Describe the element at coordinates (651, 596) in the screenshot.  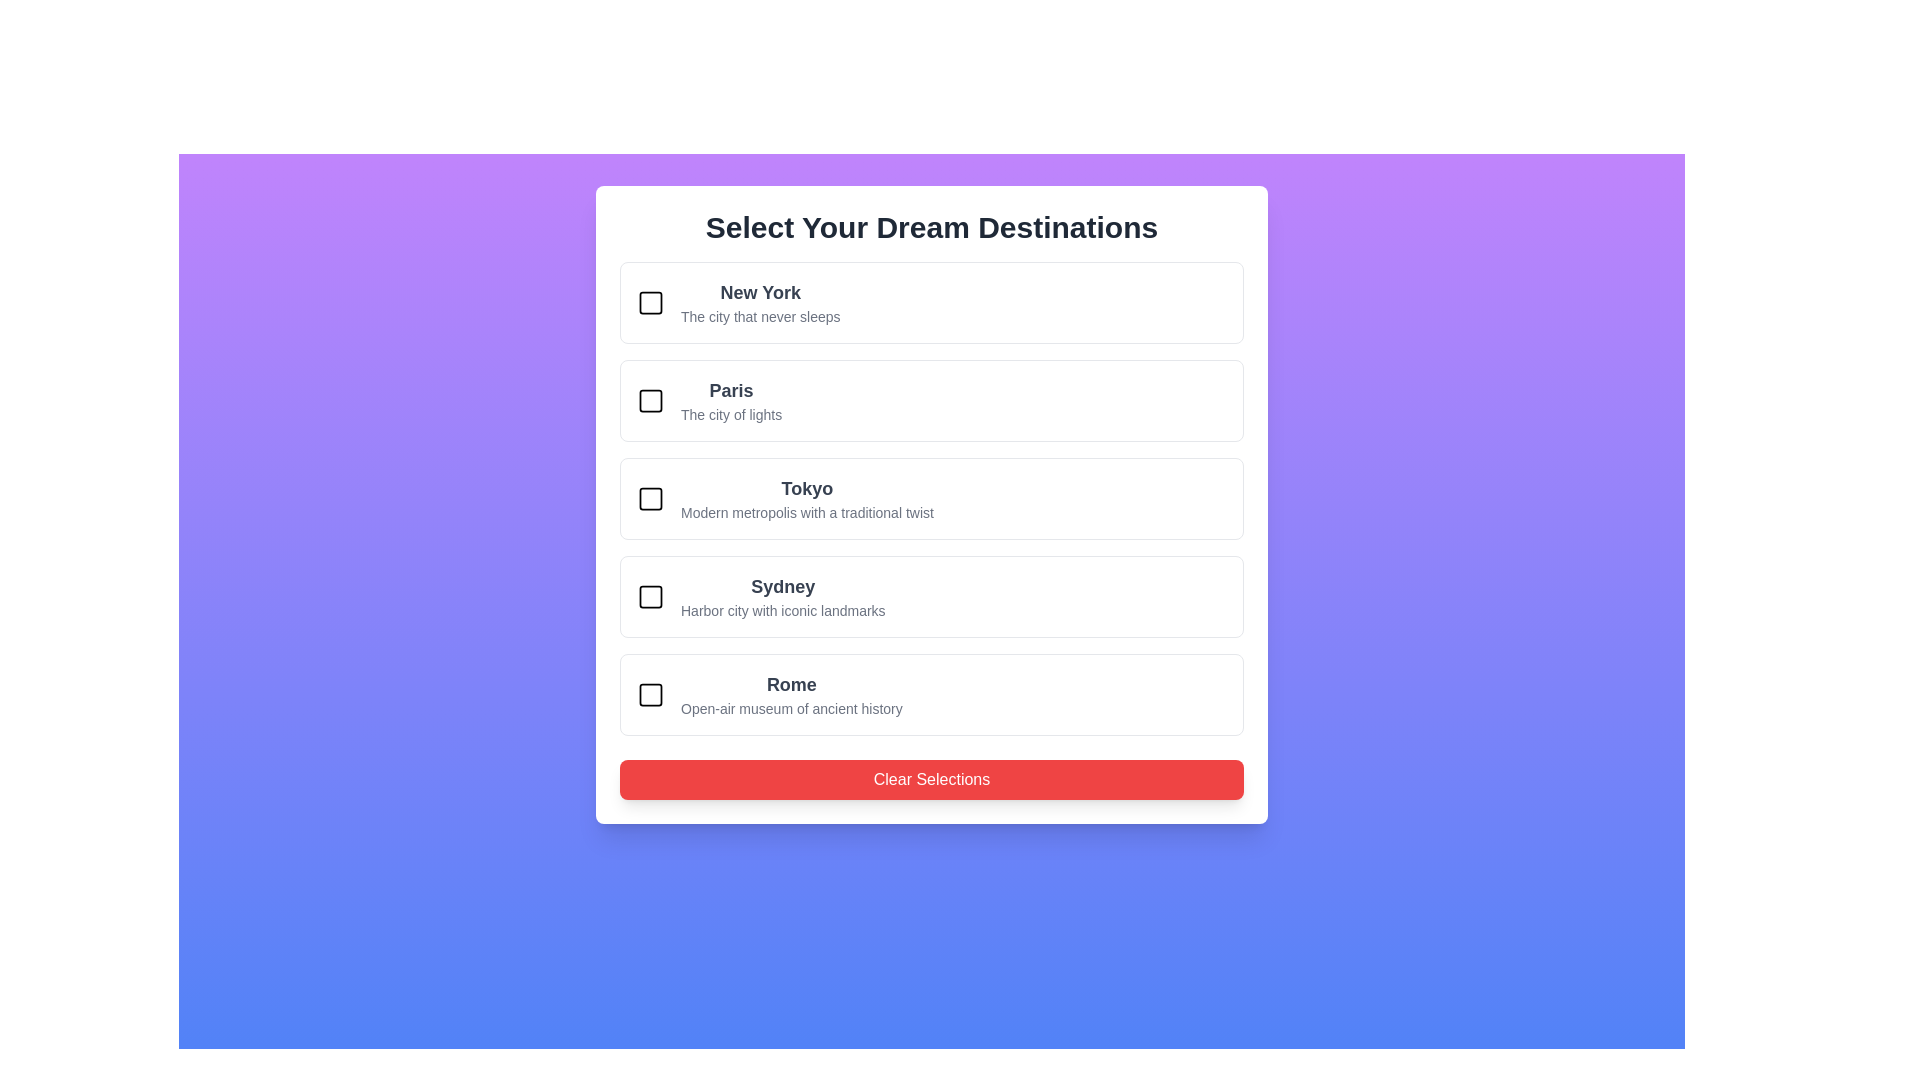
I see `the city Sydney by clicking on its checkbox or card` at that location.